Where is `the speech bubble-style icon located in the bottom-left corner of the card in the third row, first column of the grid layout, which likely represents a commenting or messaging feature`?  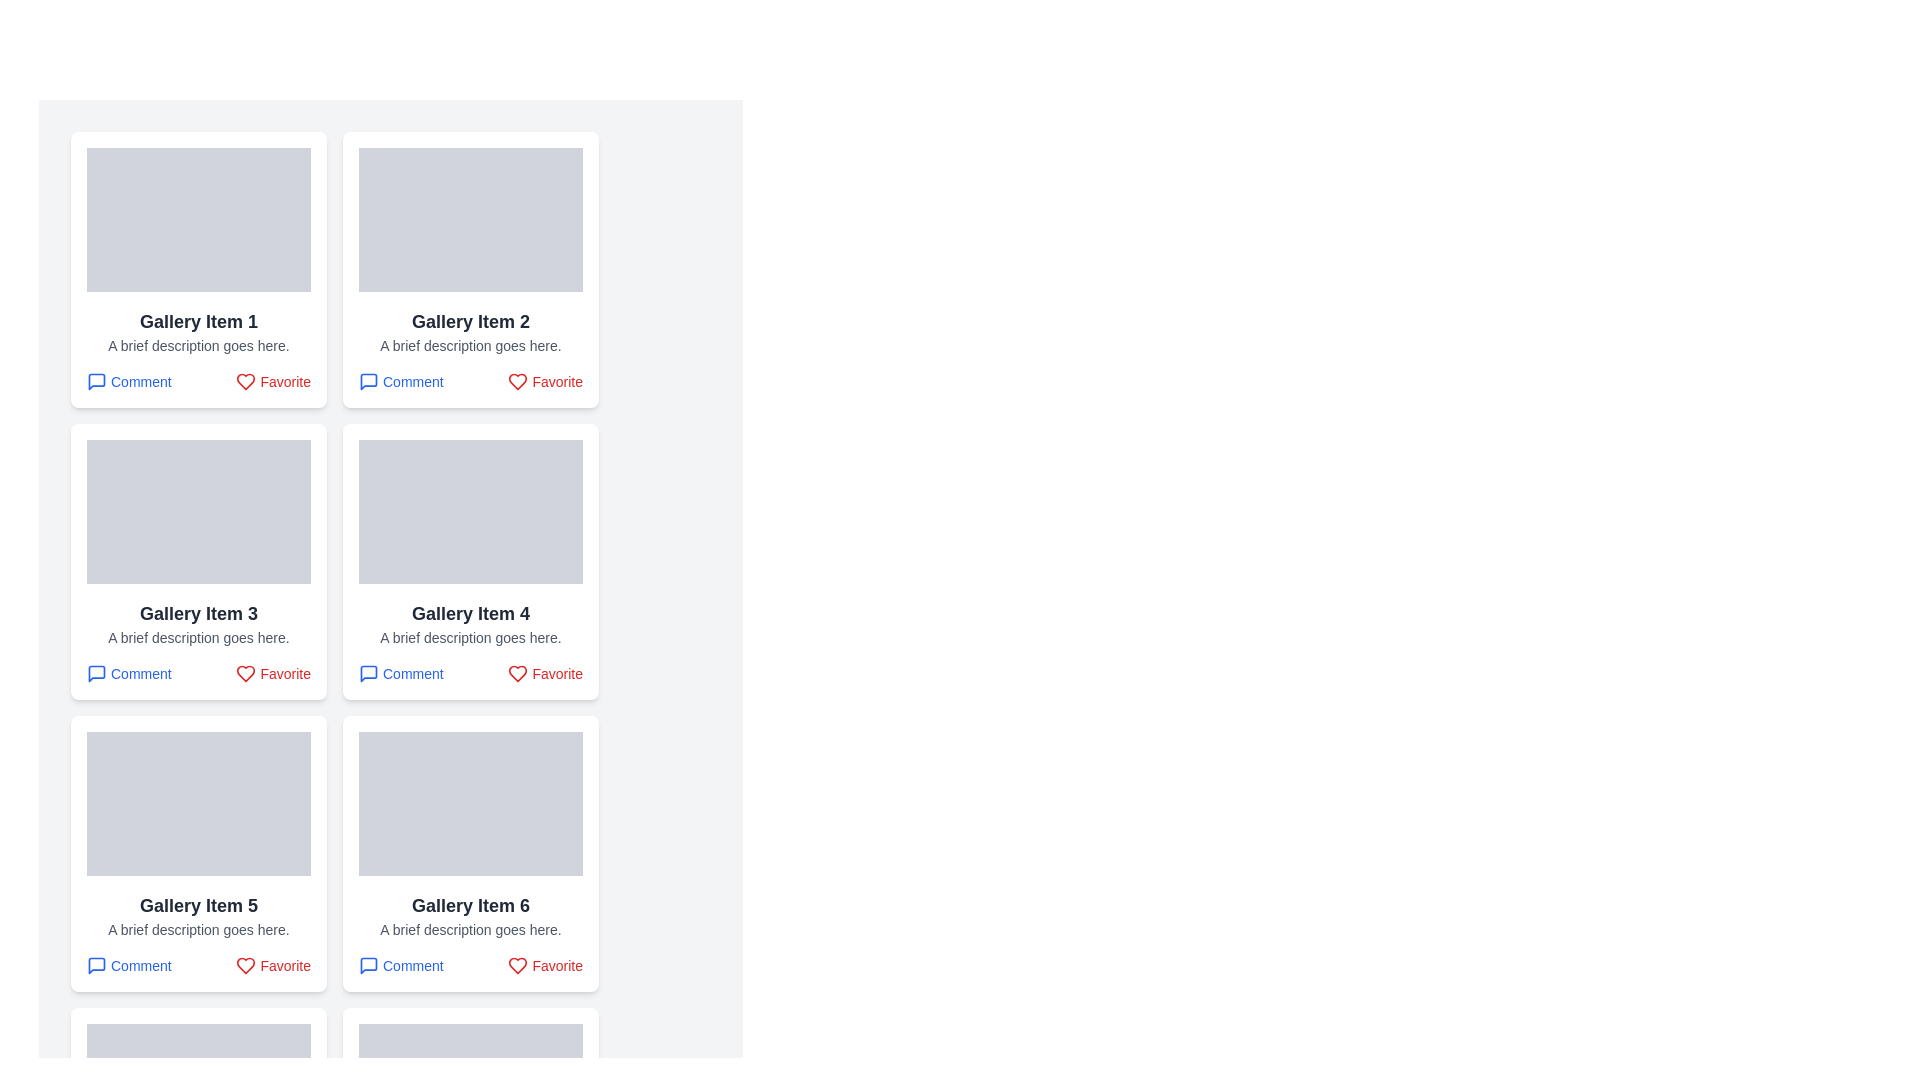 the speech bubble-style icon located in the bottom-left corner of the card in the third row, first column of the grid layout, which likely represents a commenting or messaging feature is located at coordinates (95, 674).